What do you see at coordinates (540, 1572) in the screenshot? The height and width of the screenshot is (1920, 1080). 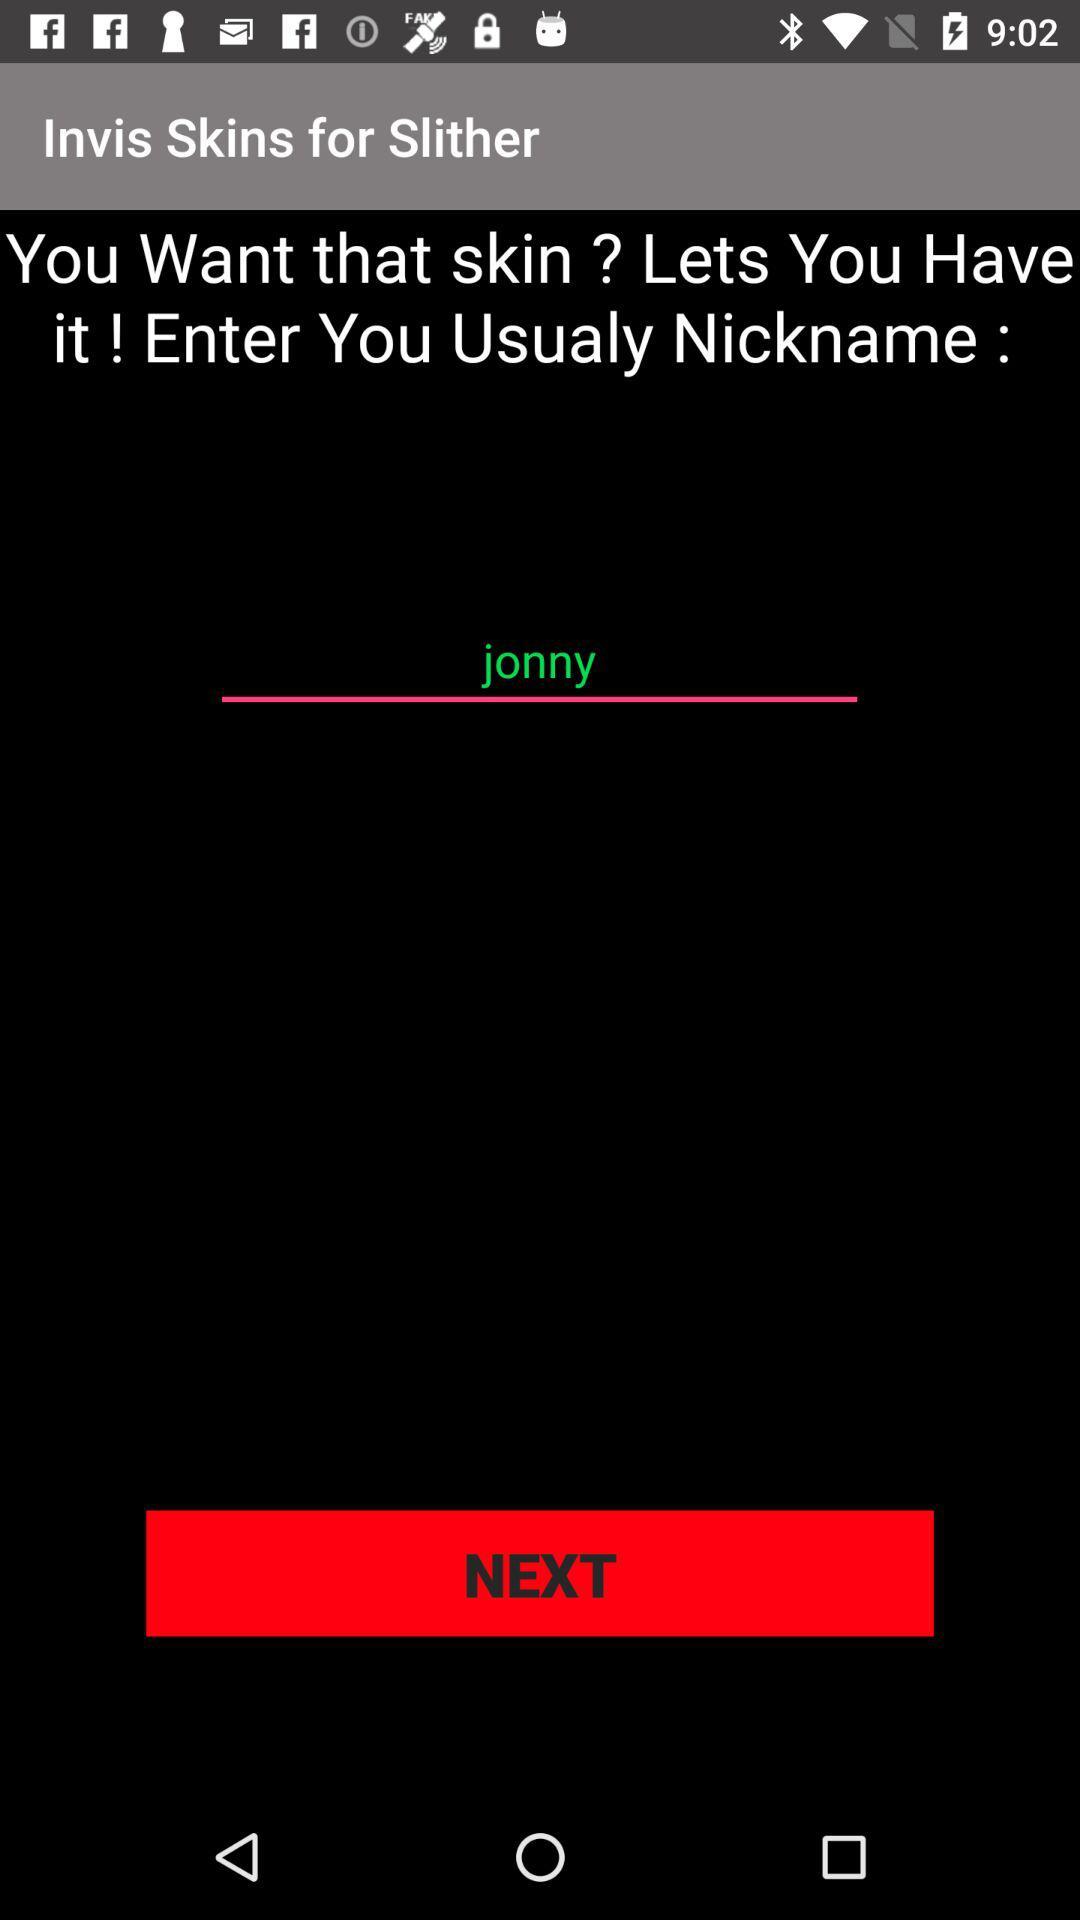 I see `the item below the jonny` at bounding box center [540, 1572].